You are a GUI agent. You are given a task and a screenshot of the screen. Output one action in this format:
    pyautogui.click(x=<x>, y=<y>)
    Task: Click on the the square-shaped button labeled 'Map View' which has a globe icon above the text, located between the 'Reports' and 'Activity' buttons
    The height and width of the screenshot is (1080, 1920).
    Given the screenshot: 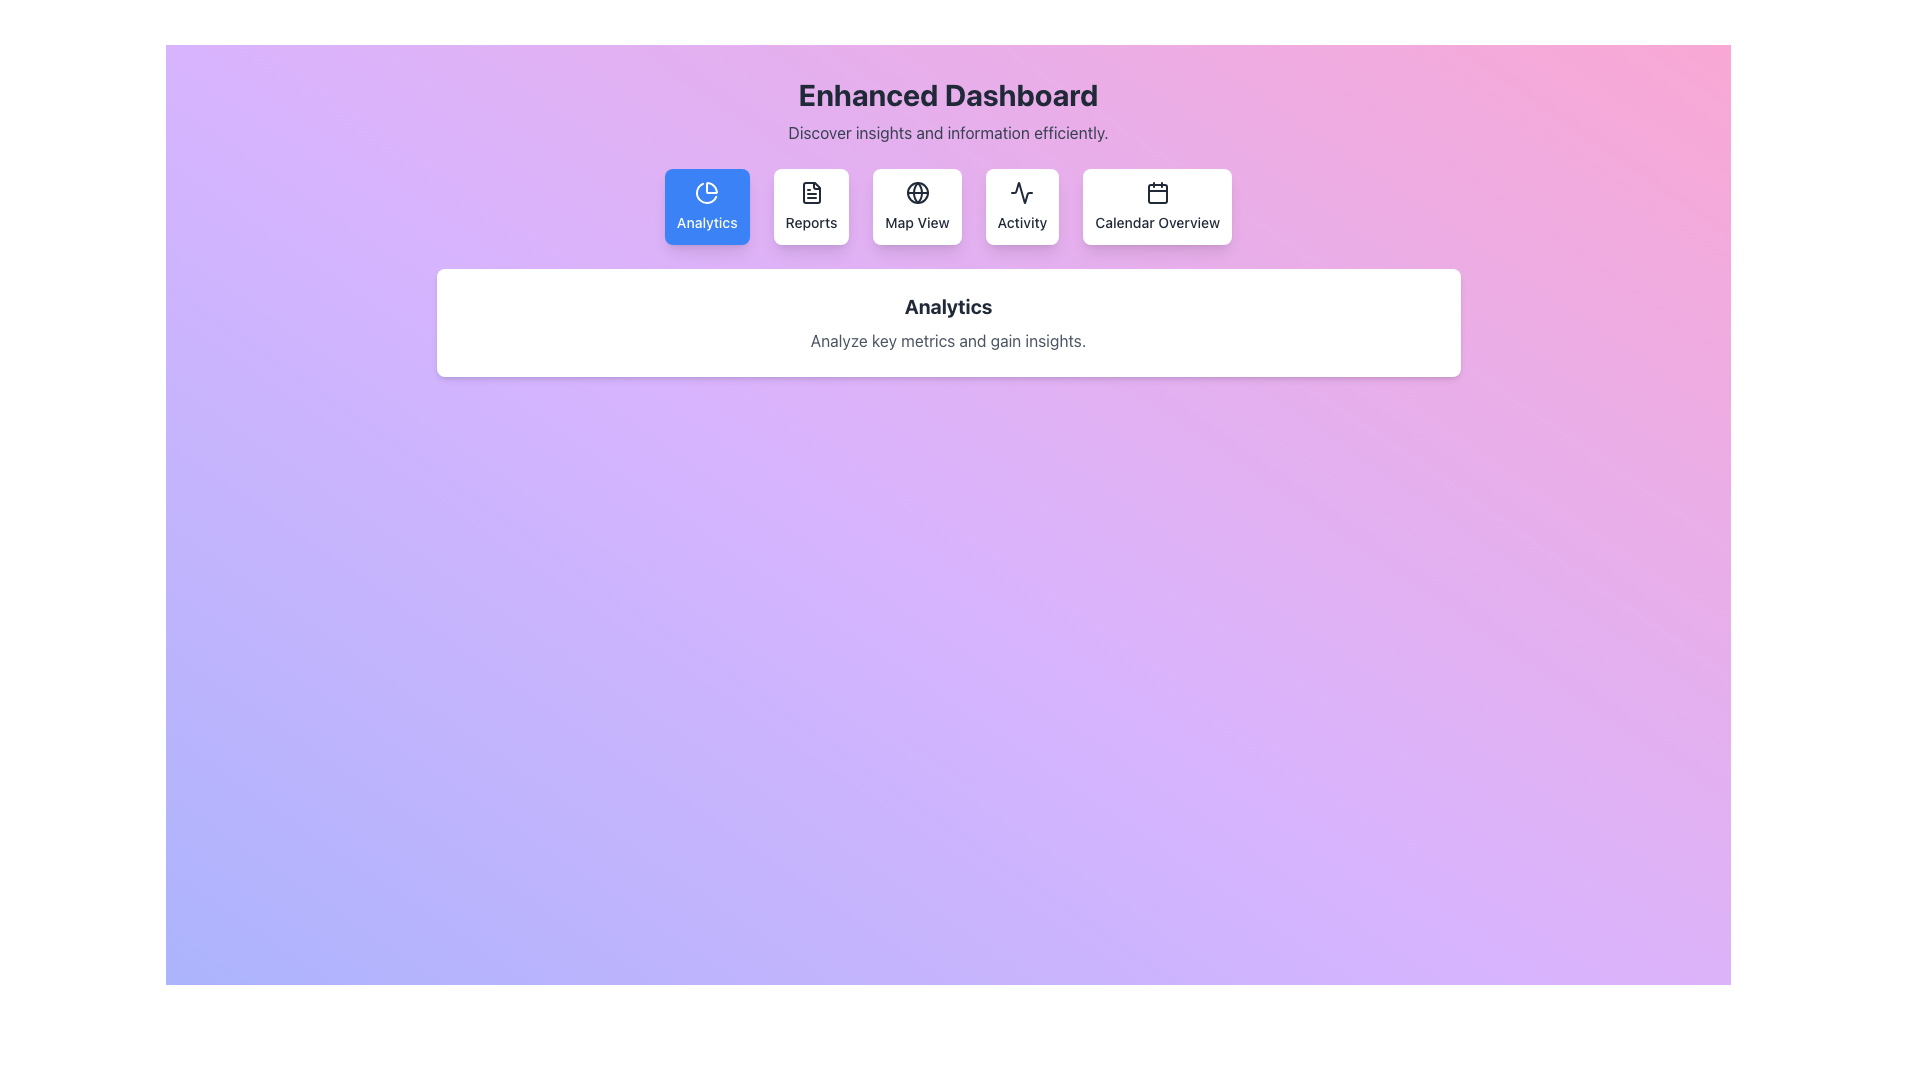 What is the action you would take?
    pyautogui.click(x=916, y=207)
    